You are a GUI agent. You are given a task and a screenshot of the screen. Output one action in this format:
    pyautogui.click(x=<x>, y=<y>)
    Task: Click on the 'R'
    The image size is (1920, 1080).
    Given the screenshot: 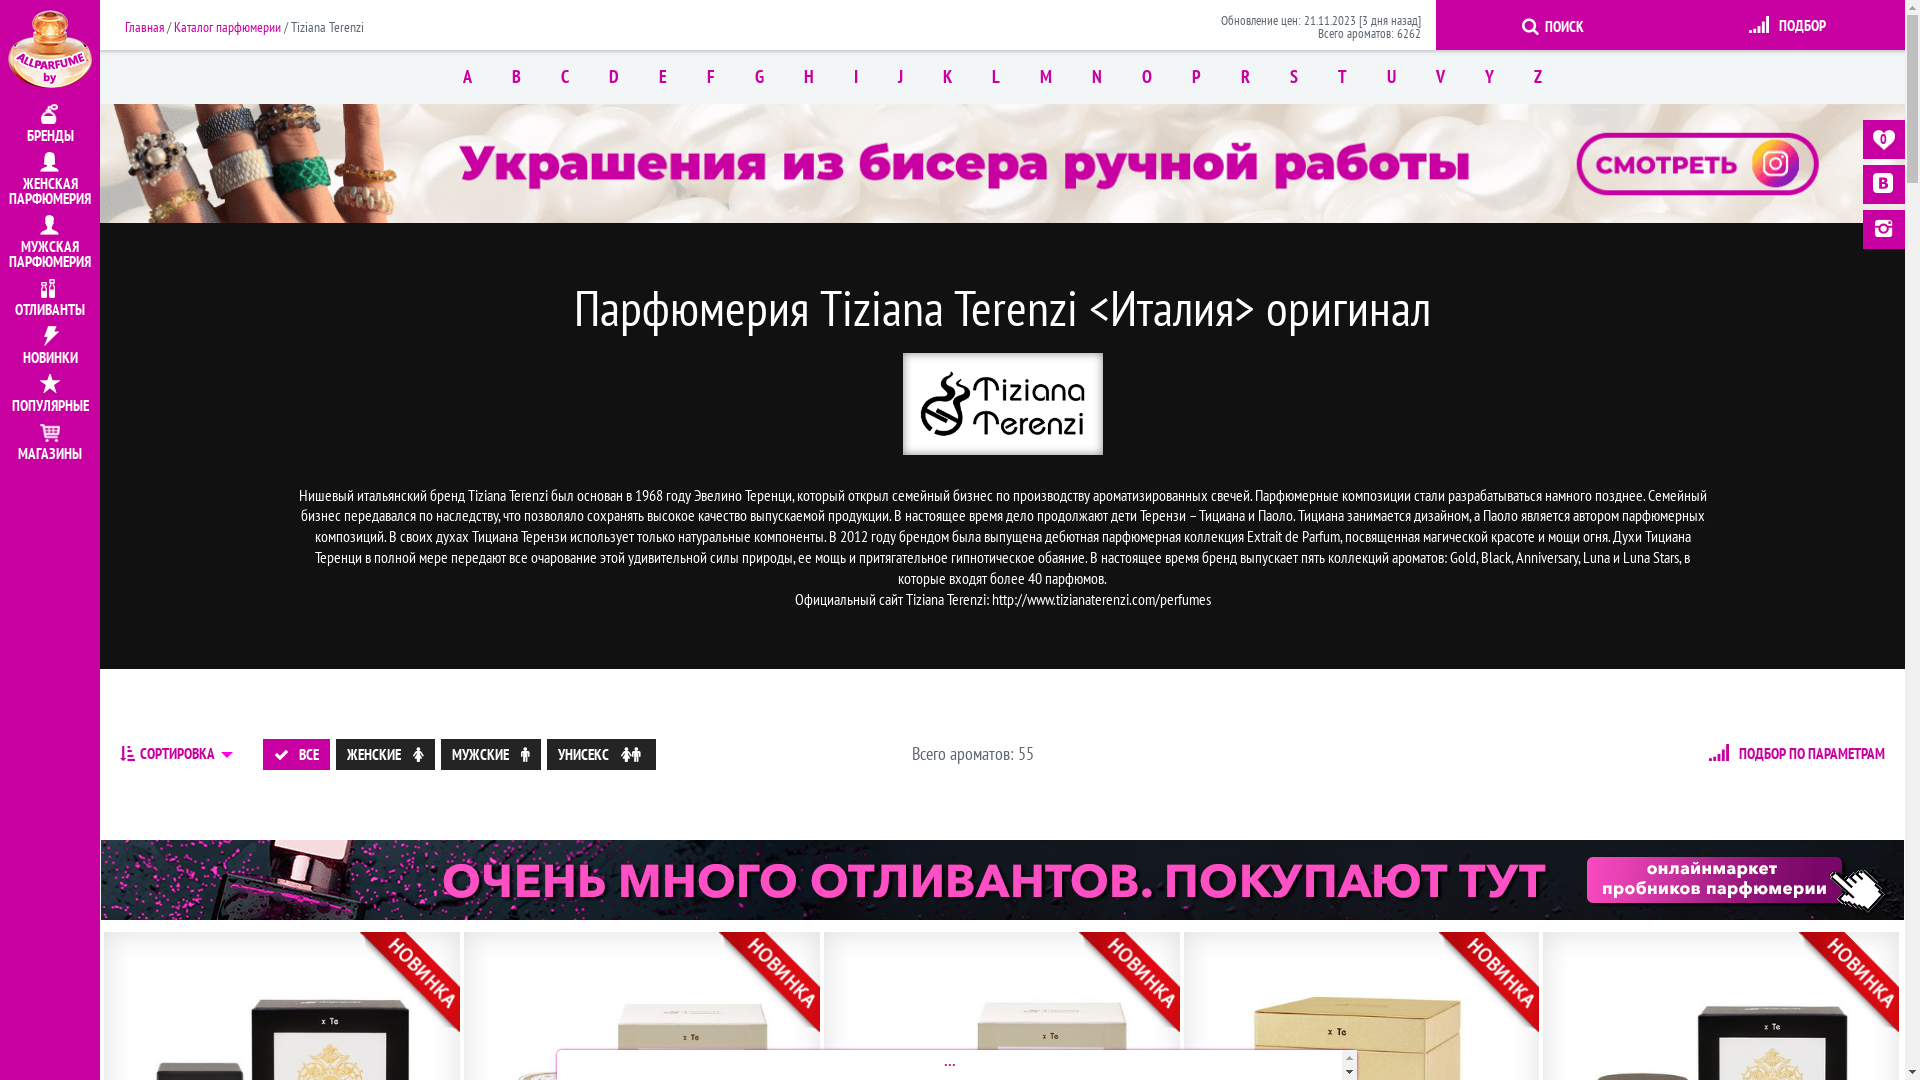 What is the action you would take?
    pyautogui.click(x=1244, y=76)
    